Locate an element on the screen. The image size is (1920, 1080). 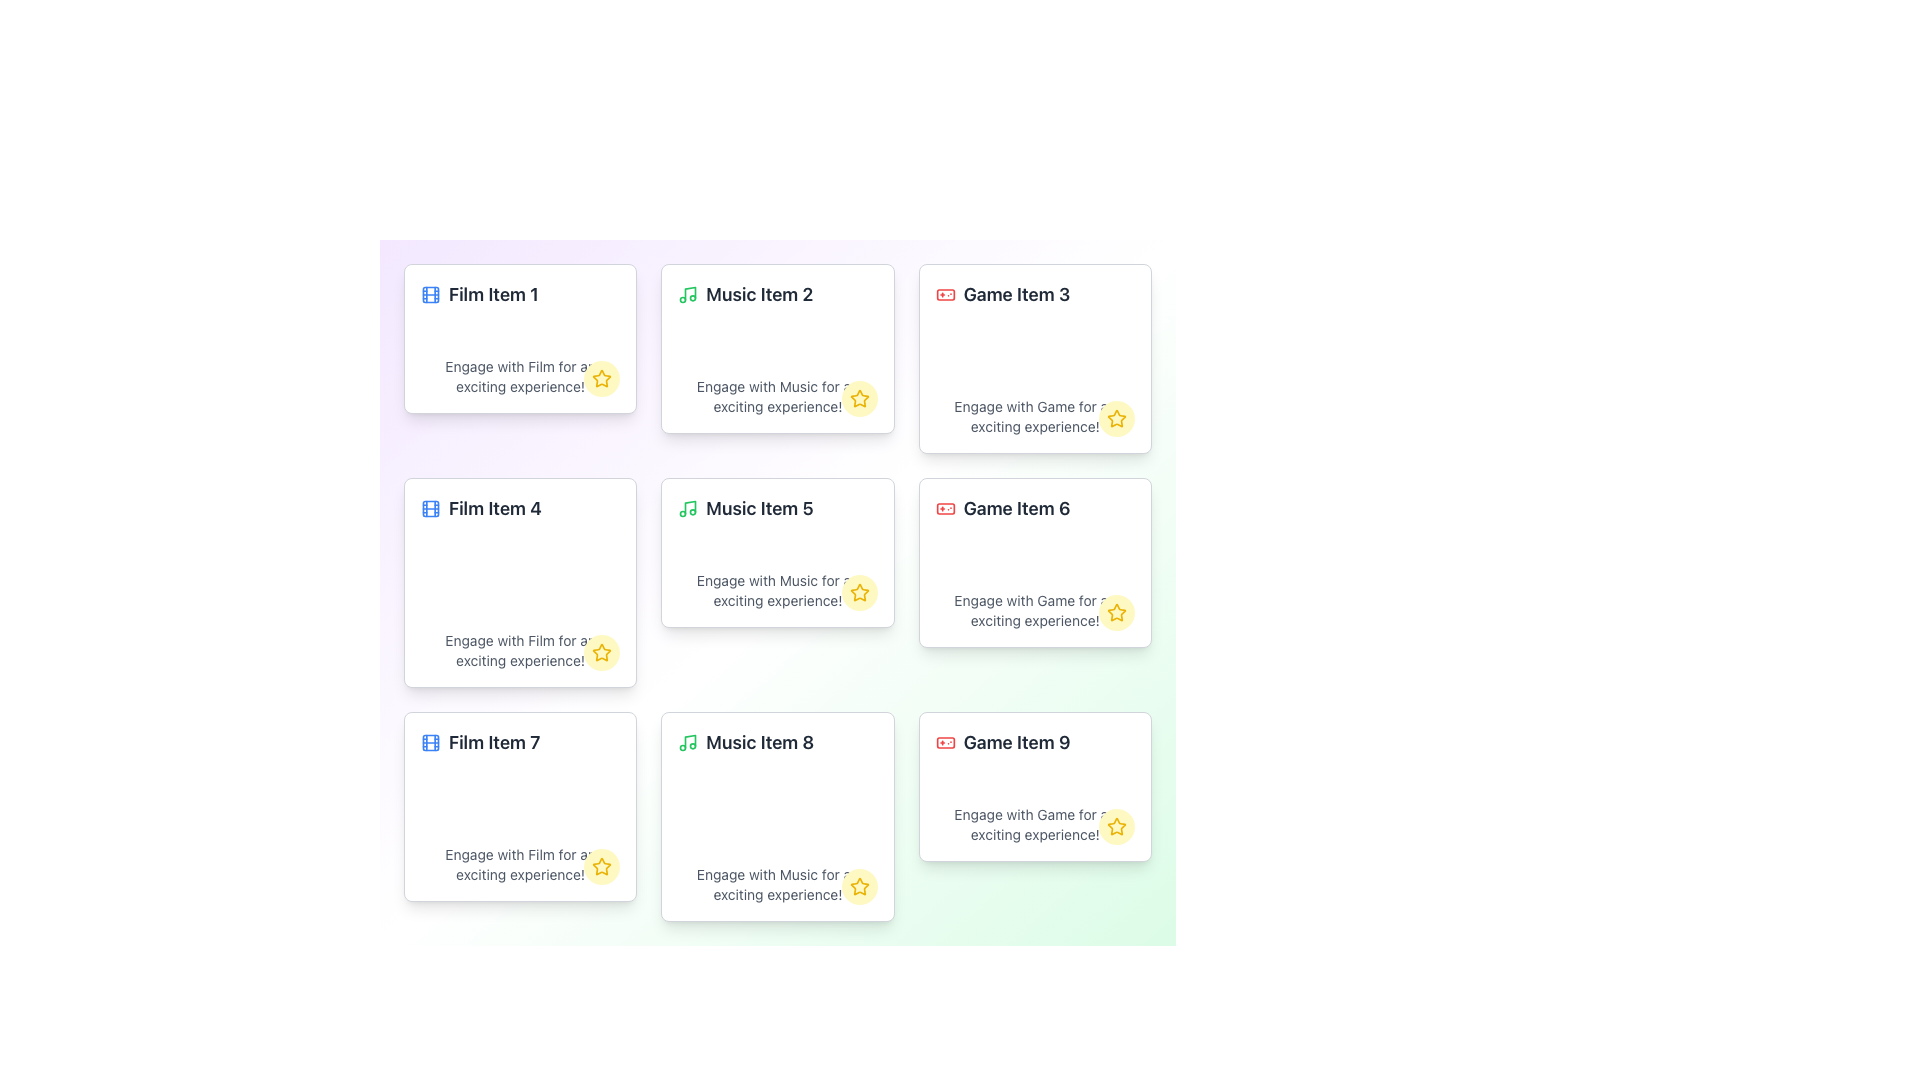
the SVG game controller icon with a red stroke, located in the 'Game Item 6' card in the second row, third column of the grid layout is located at coordinates (944, 508).